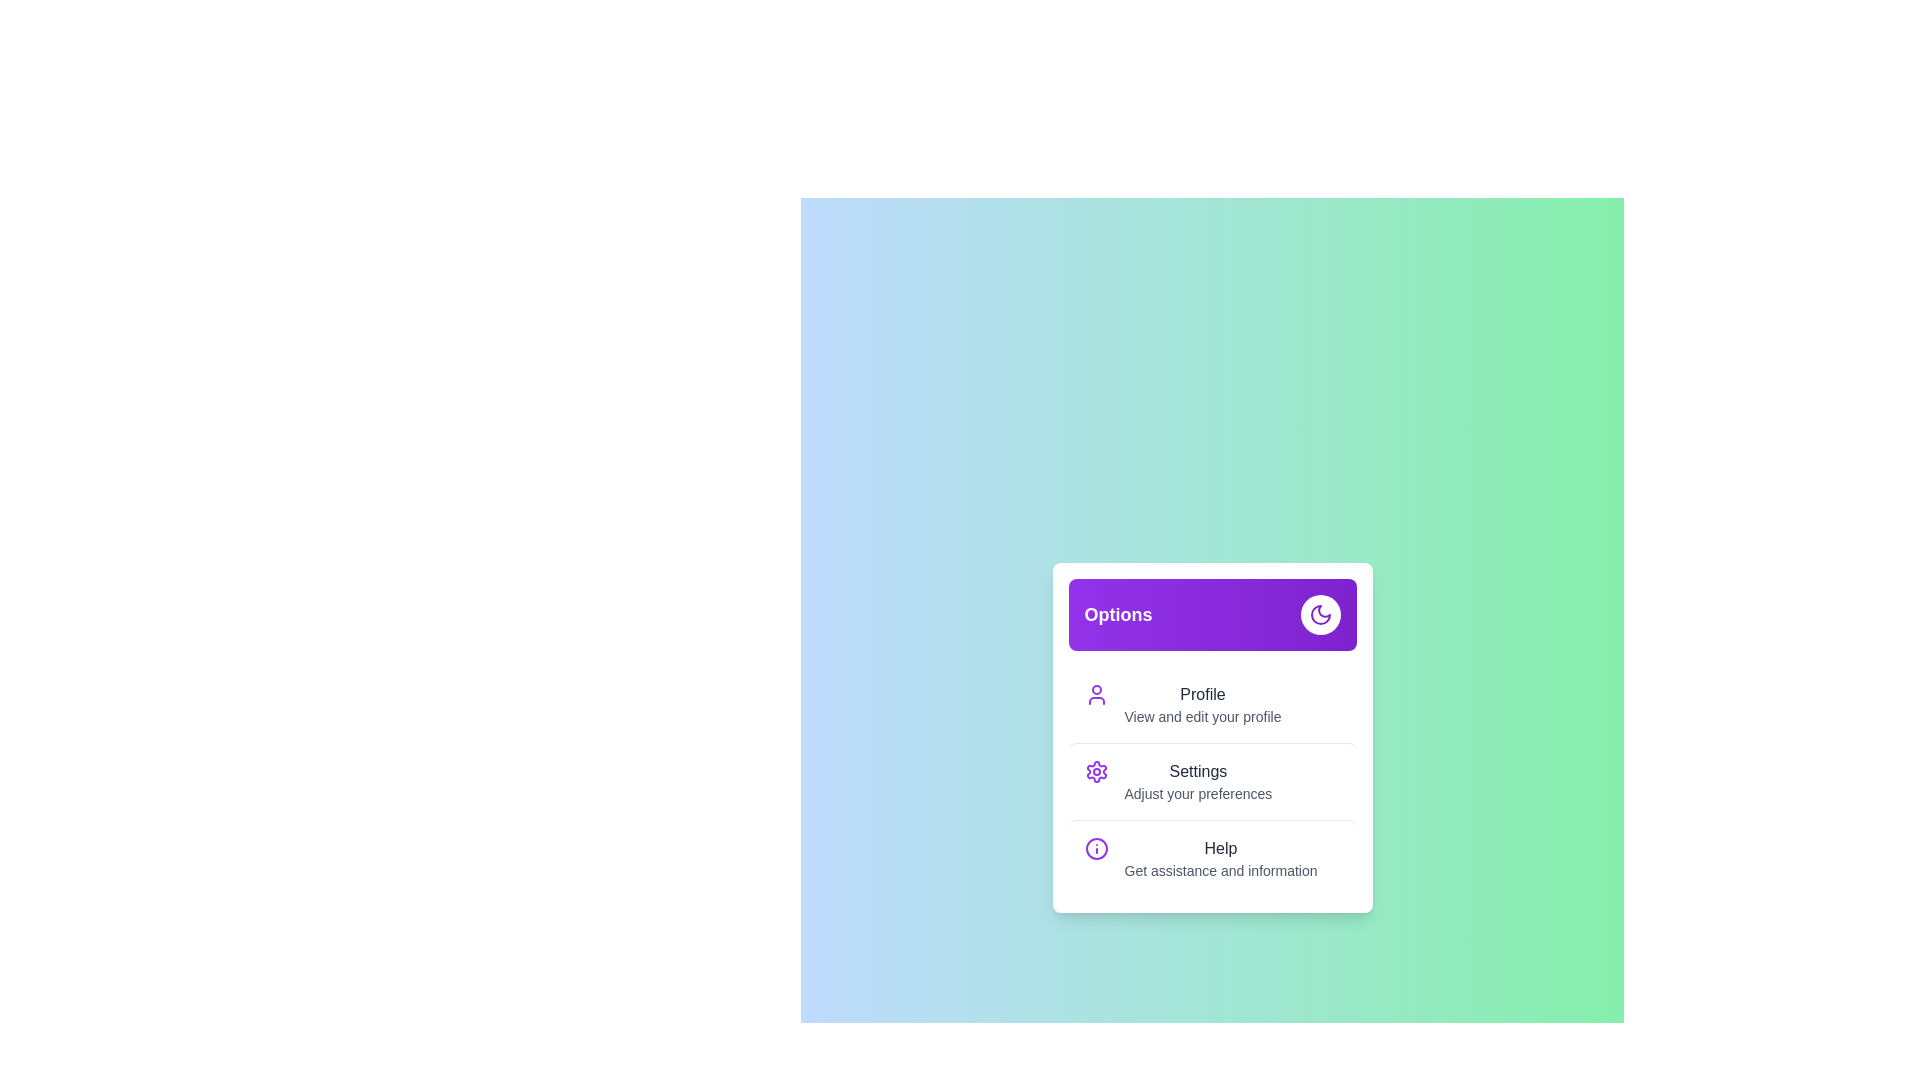  Describe the element at coordinates (1320, 613) in the screenshot. I see `button in the header to toggle the menu visibility` at that location.